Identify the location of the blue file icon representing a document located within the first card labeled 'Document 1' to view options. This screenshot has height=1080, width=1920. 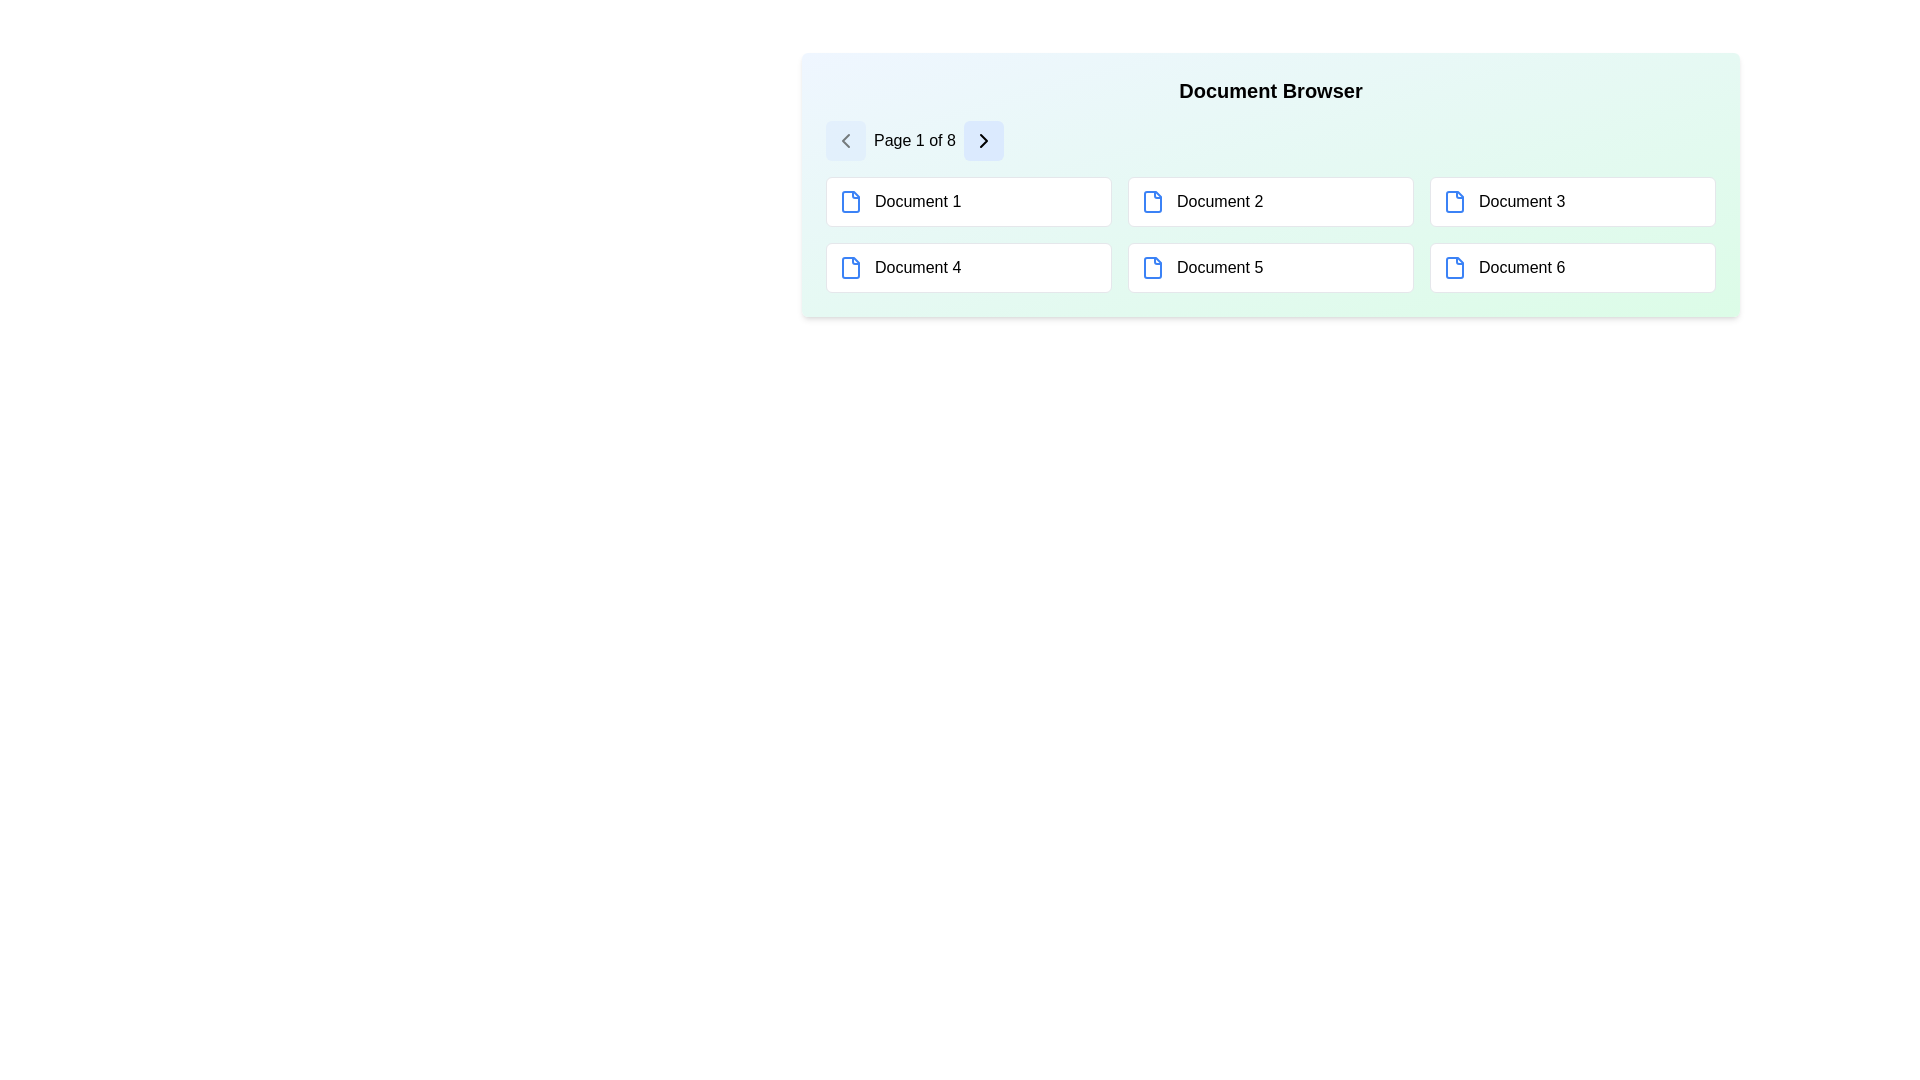
(850, 201).